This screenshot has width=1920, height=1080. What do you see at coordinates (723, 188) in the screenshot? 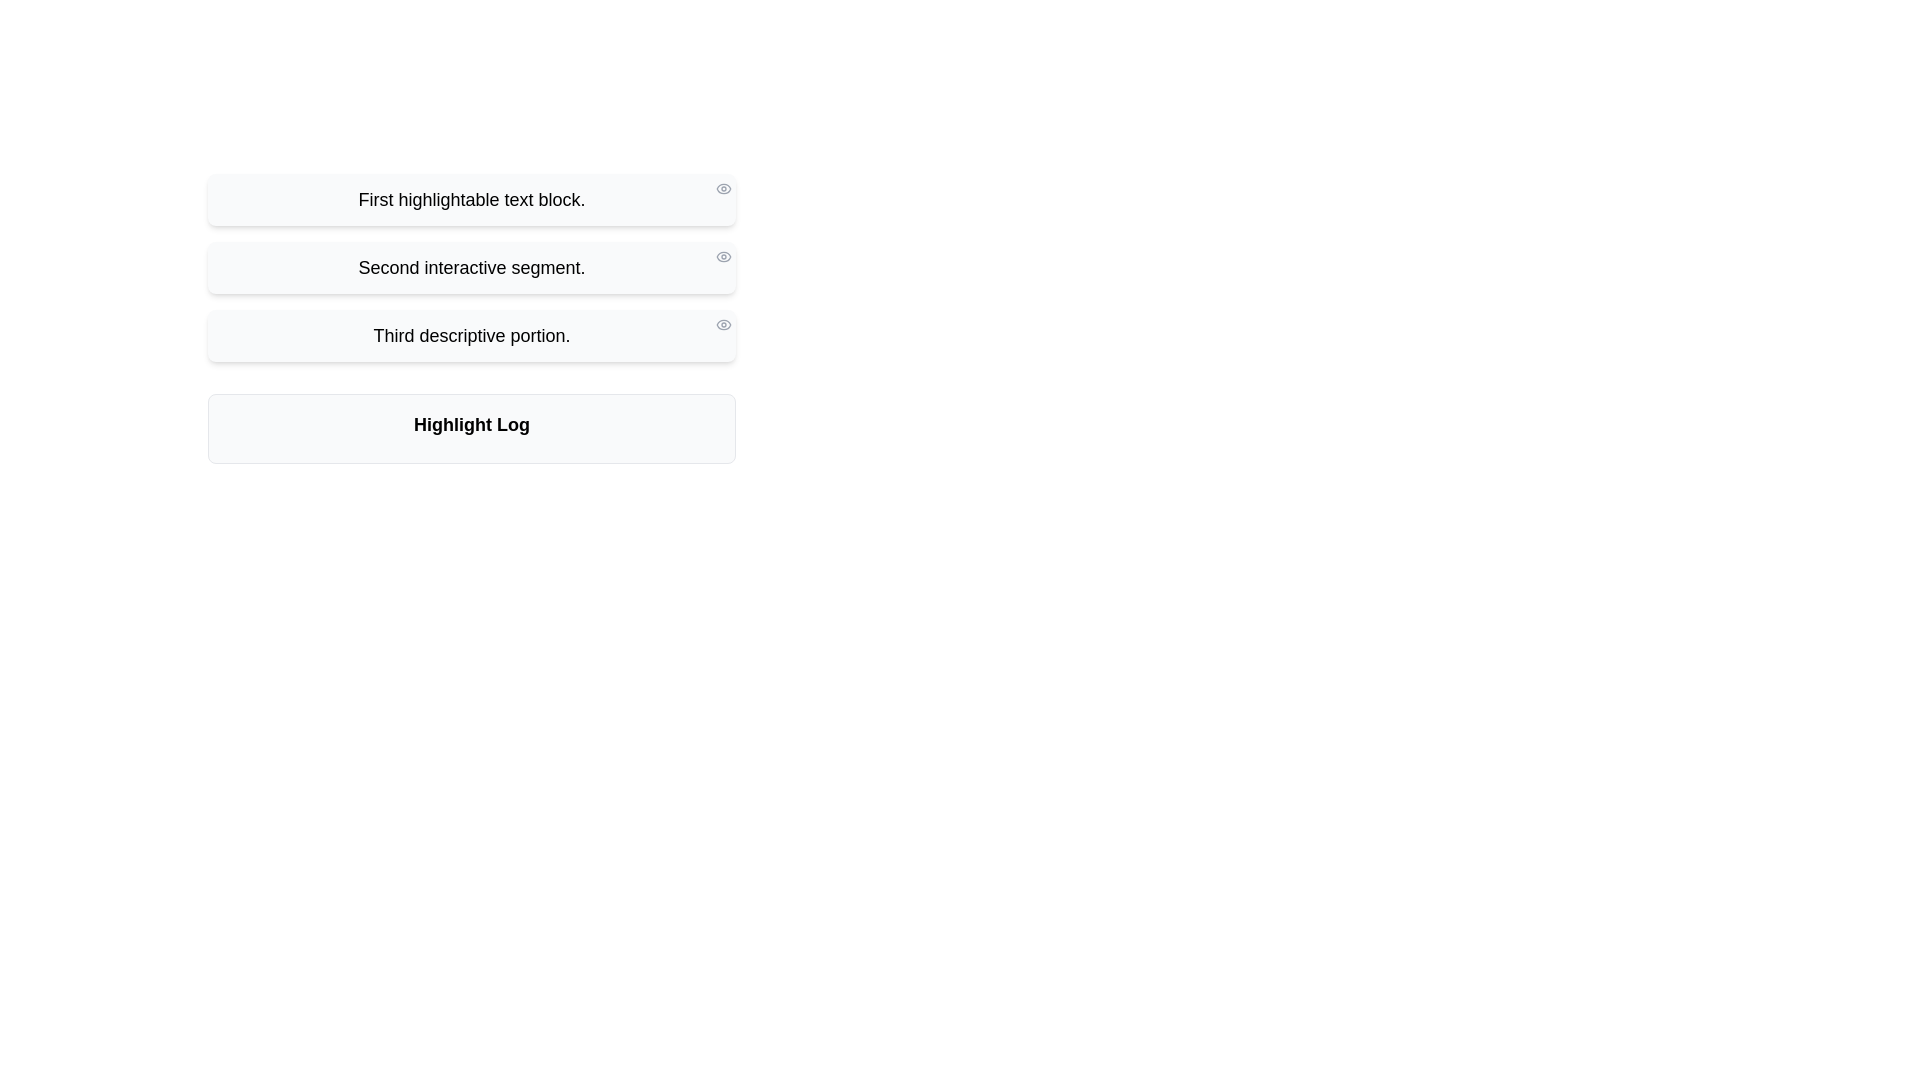
I see `the eye-shaped icon located at the top-right corner of the first text block` at bounding box center [723, 188].